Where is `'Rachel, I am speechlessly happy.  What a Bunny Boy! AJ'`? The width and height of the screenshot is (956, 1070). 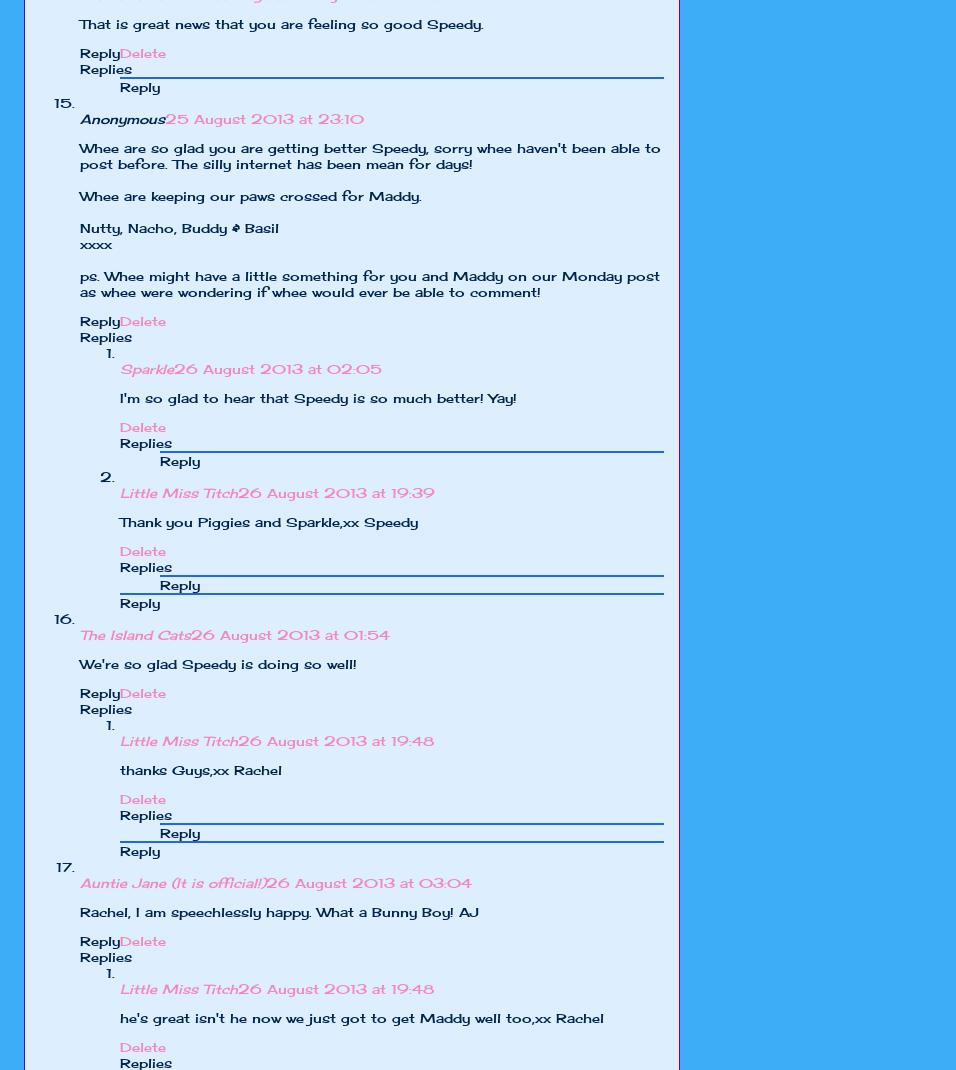 'Rachel, I am speechlessly happy.  What a Bunny Boy! AJ' is located at coordinates (278, 910).